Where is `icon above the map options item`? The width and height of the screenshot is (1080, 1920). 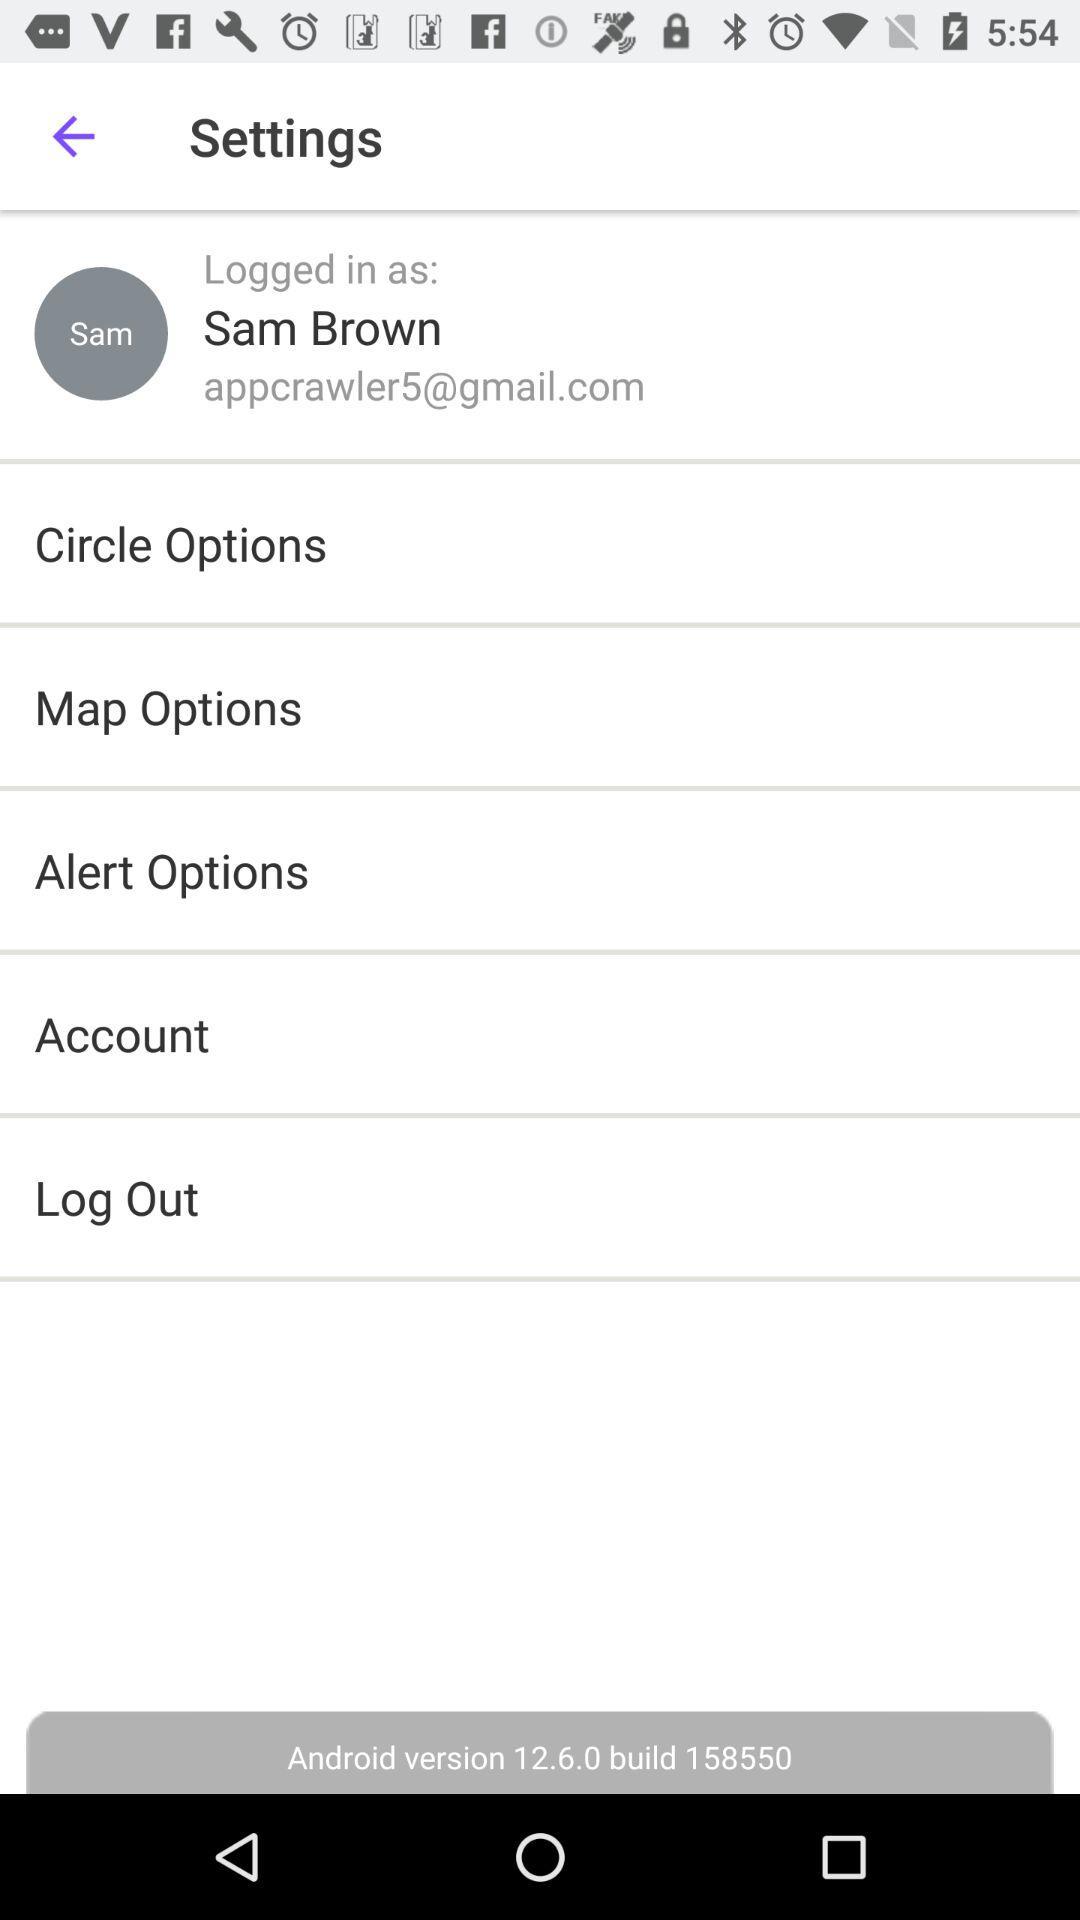
icon above the map options item is located at coordinates (180, 543).